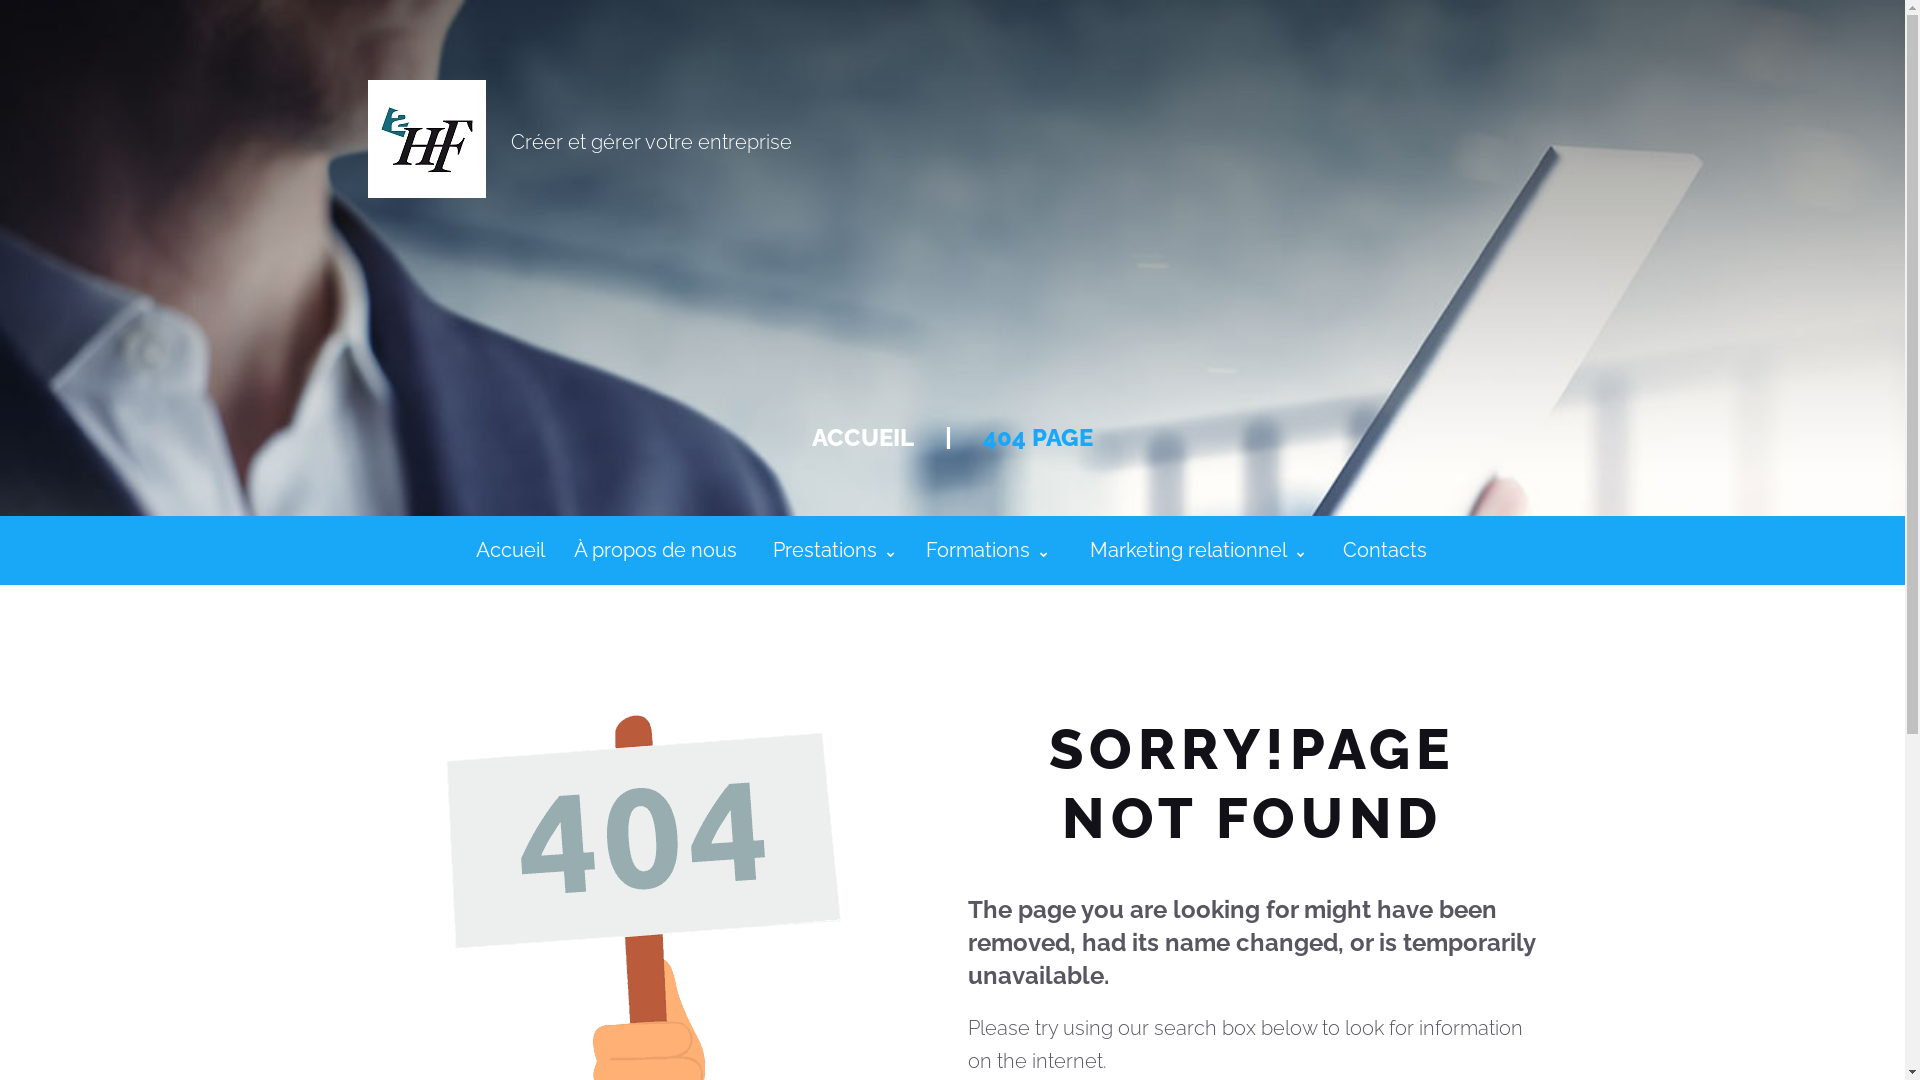 The width and height of the screenshot is (1920, 1080). What do you see at coordinates (1383, 550) in the screenshot?
I see `'Contacts'` at bounding box center [1383, 550].